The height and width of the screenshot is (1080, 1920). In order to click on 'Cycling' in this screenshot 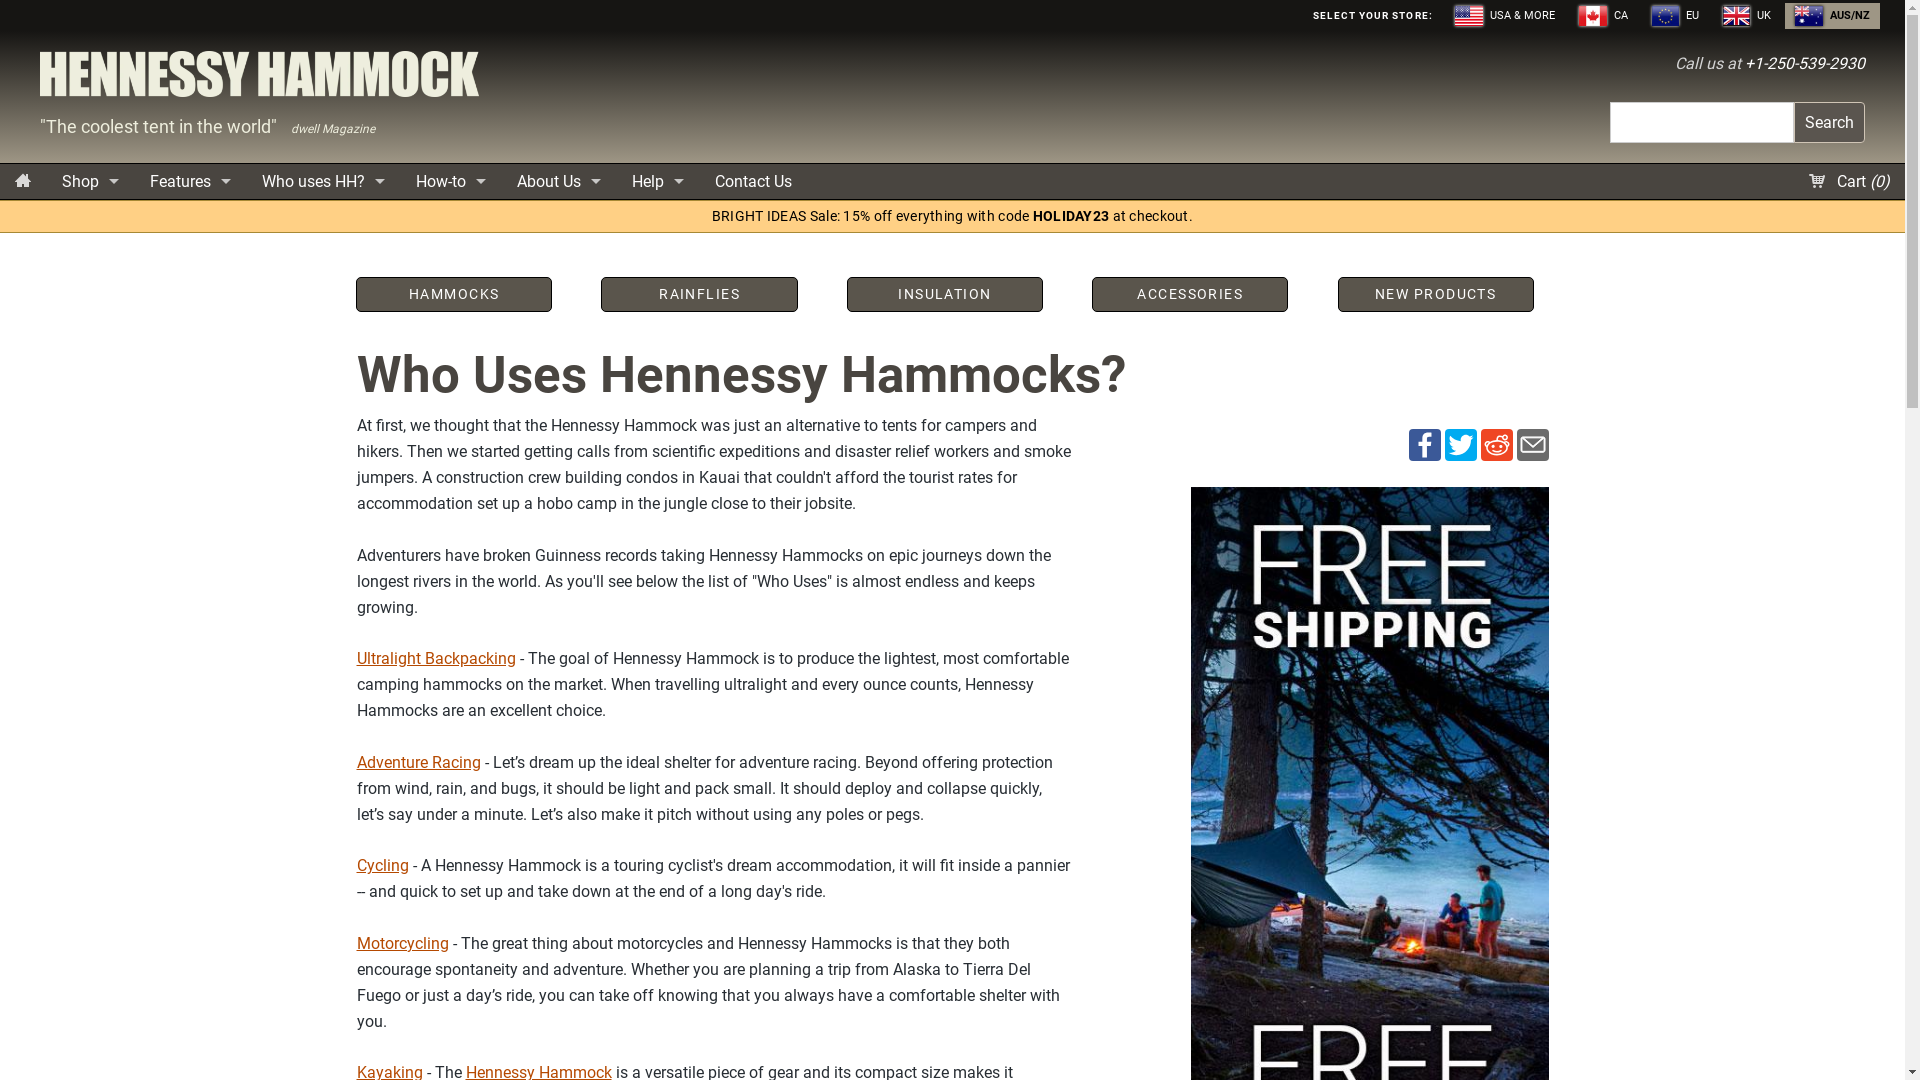, I will do `click(382, 864)`.